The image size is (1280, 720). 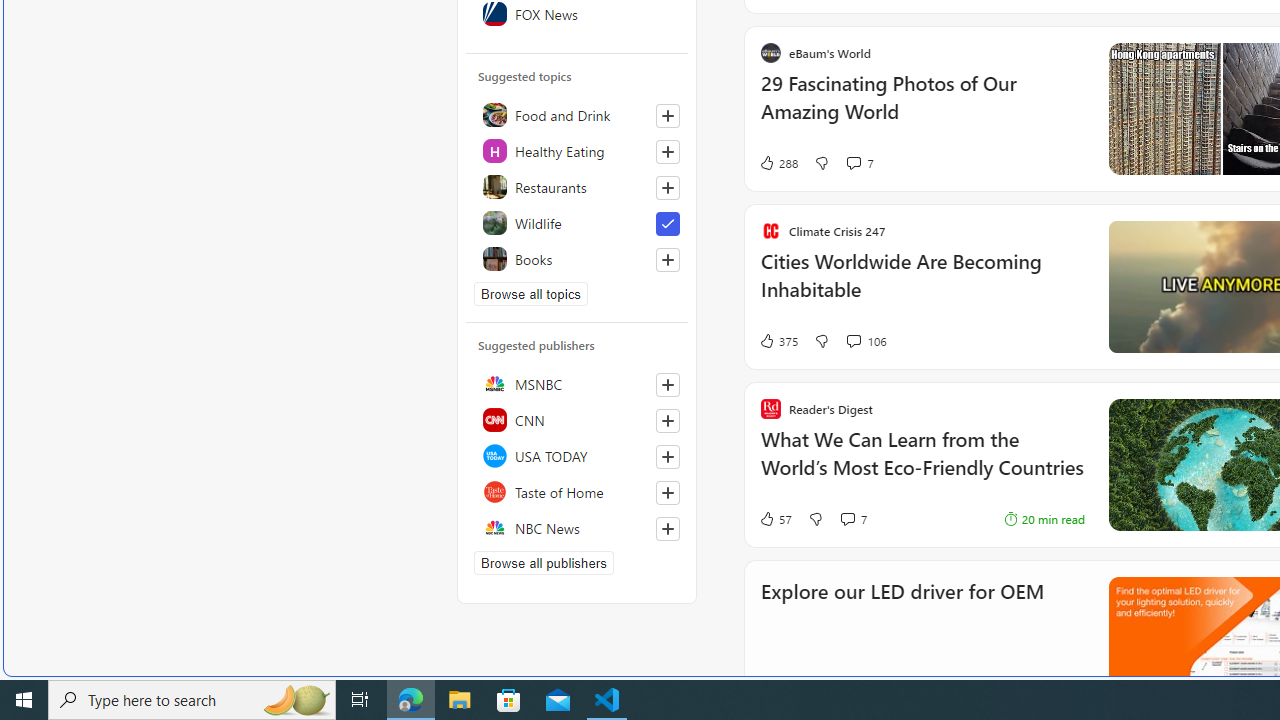 What do you see at coordinates (901, 617) in the screenshot?
I see `'Explore our LED driver for OEM'` at bounding box center [901, 617].